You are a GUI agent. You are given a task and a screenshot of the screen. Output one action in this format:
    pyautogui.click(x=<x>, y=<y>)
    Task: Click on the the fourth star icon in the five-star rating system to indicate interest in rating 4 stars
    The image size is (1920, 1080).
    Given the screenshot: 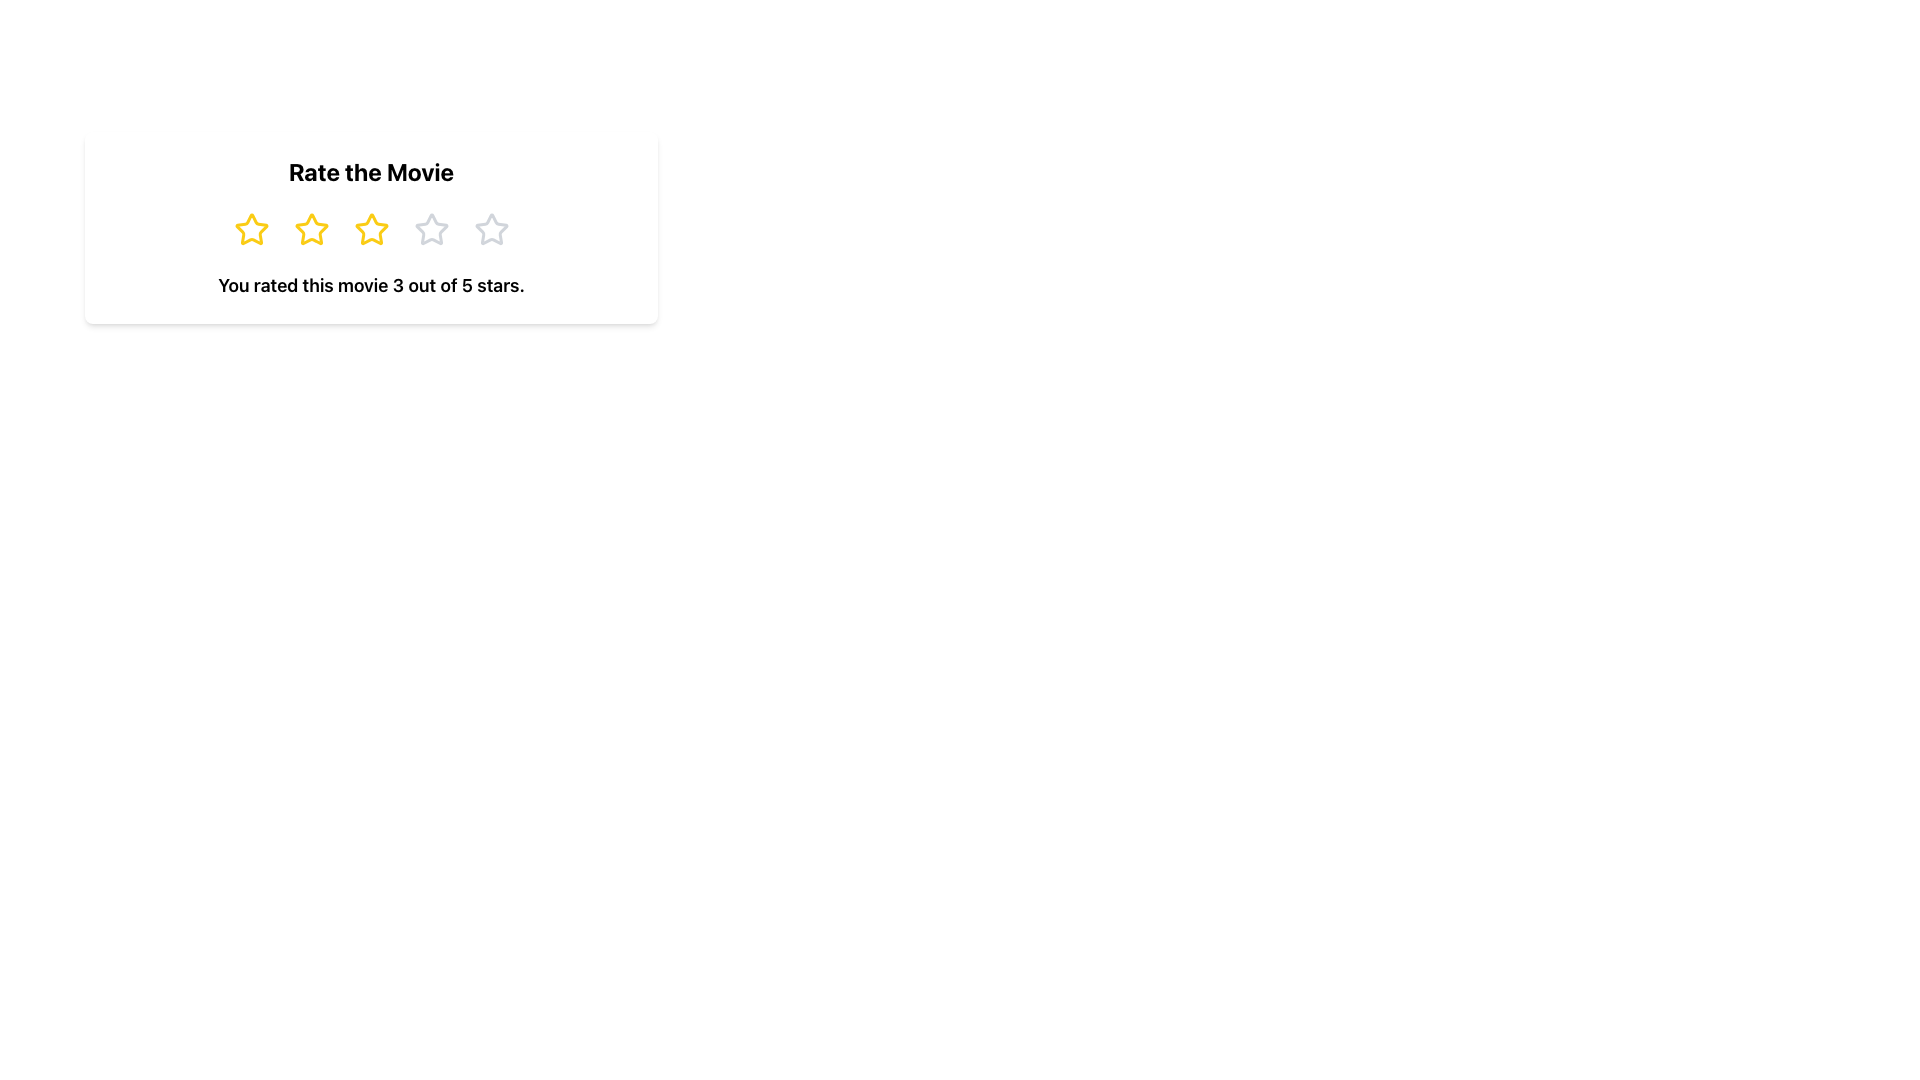 What is the action you would take?
    pyautogui.click(x=430, y=229)
    